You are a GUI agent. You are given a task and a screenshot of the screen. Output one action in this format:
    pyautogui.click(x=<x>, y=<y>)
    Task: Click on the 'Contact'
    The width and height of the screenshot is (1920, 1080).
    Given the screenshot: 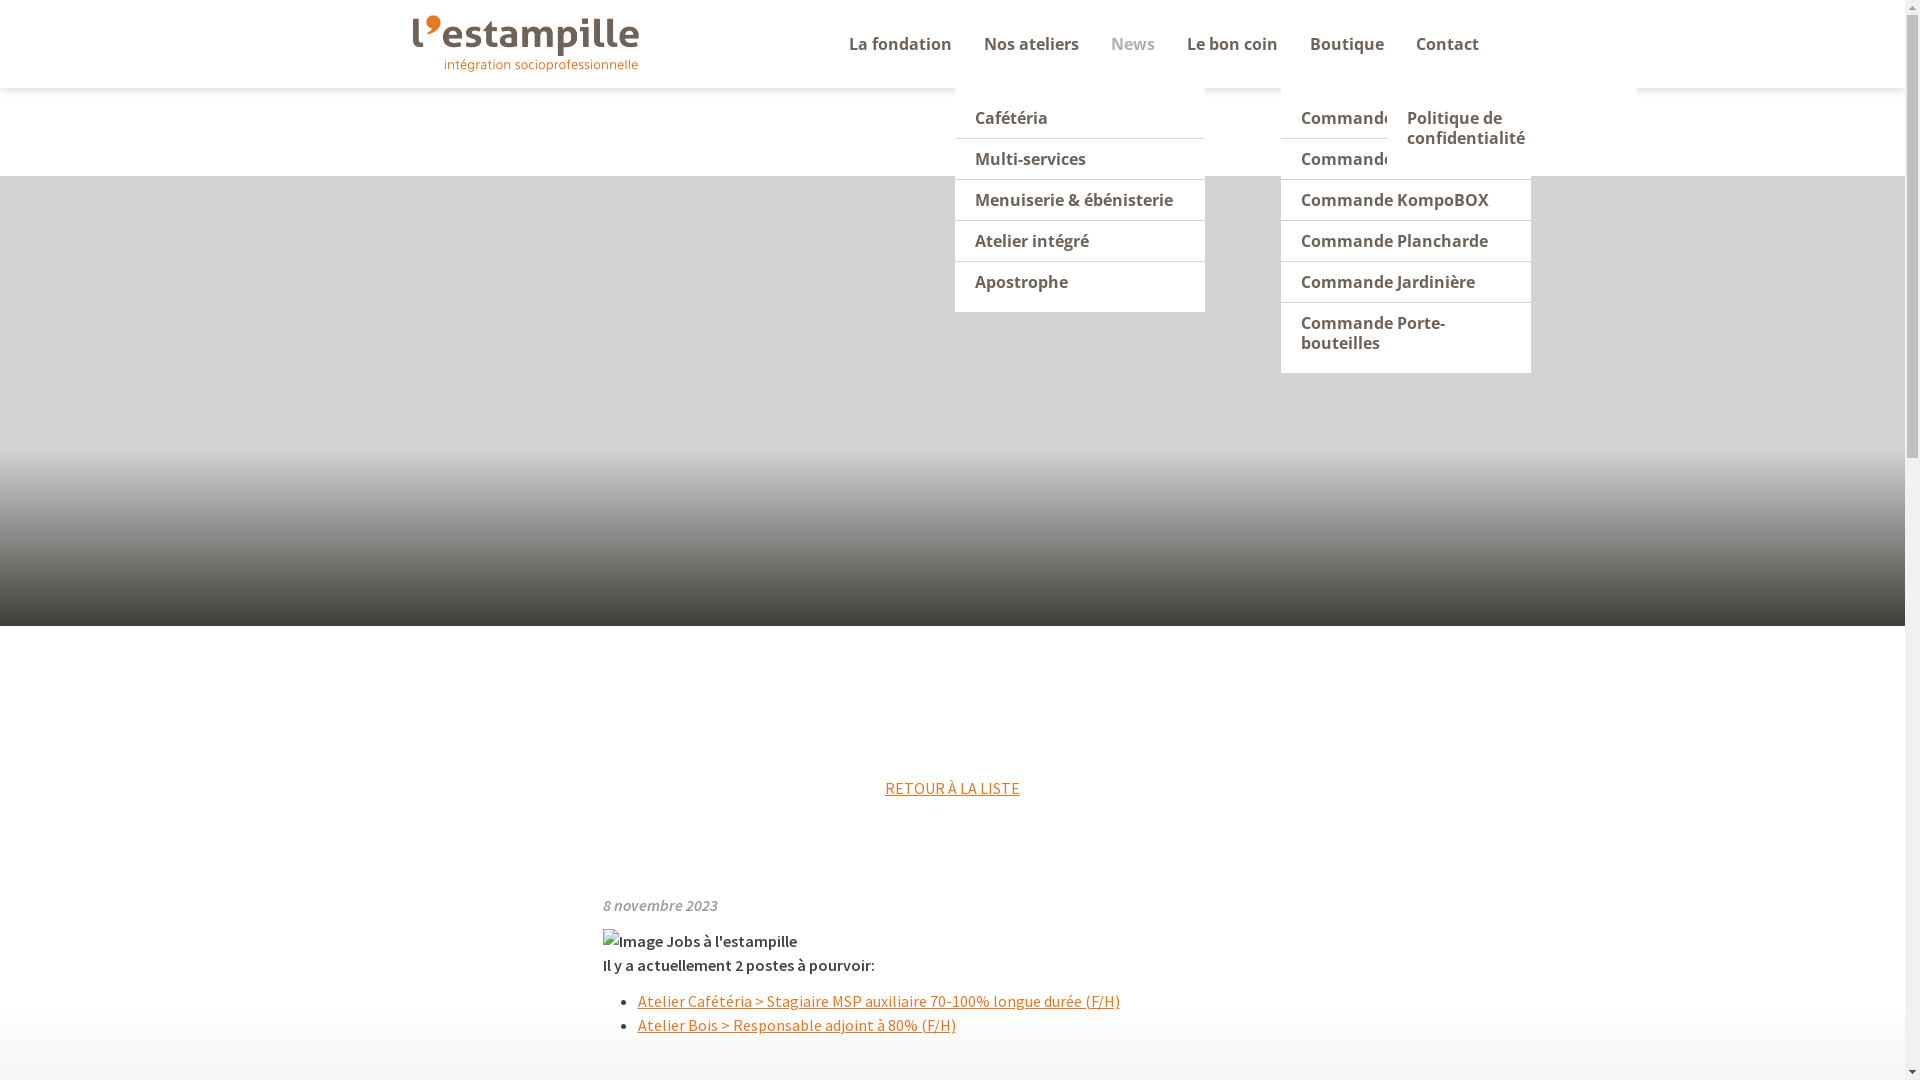 What is the action you would take?
    pyautogui.click(x=1447, y=43)
    